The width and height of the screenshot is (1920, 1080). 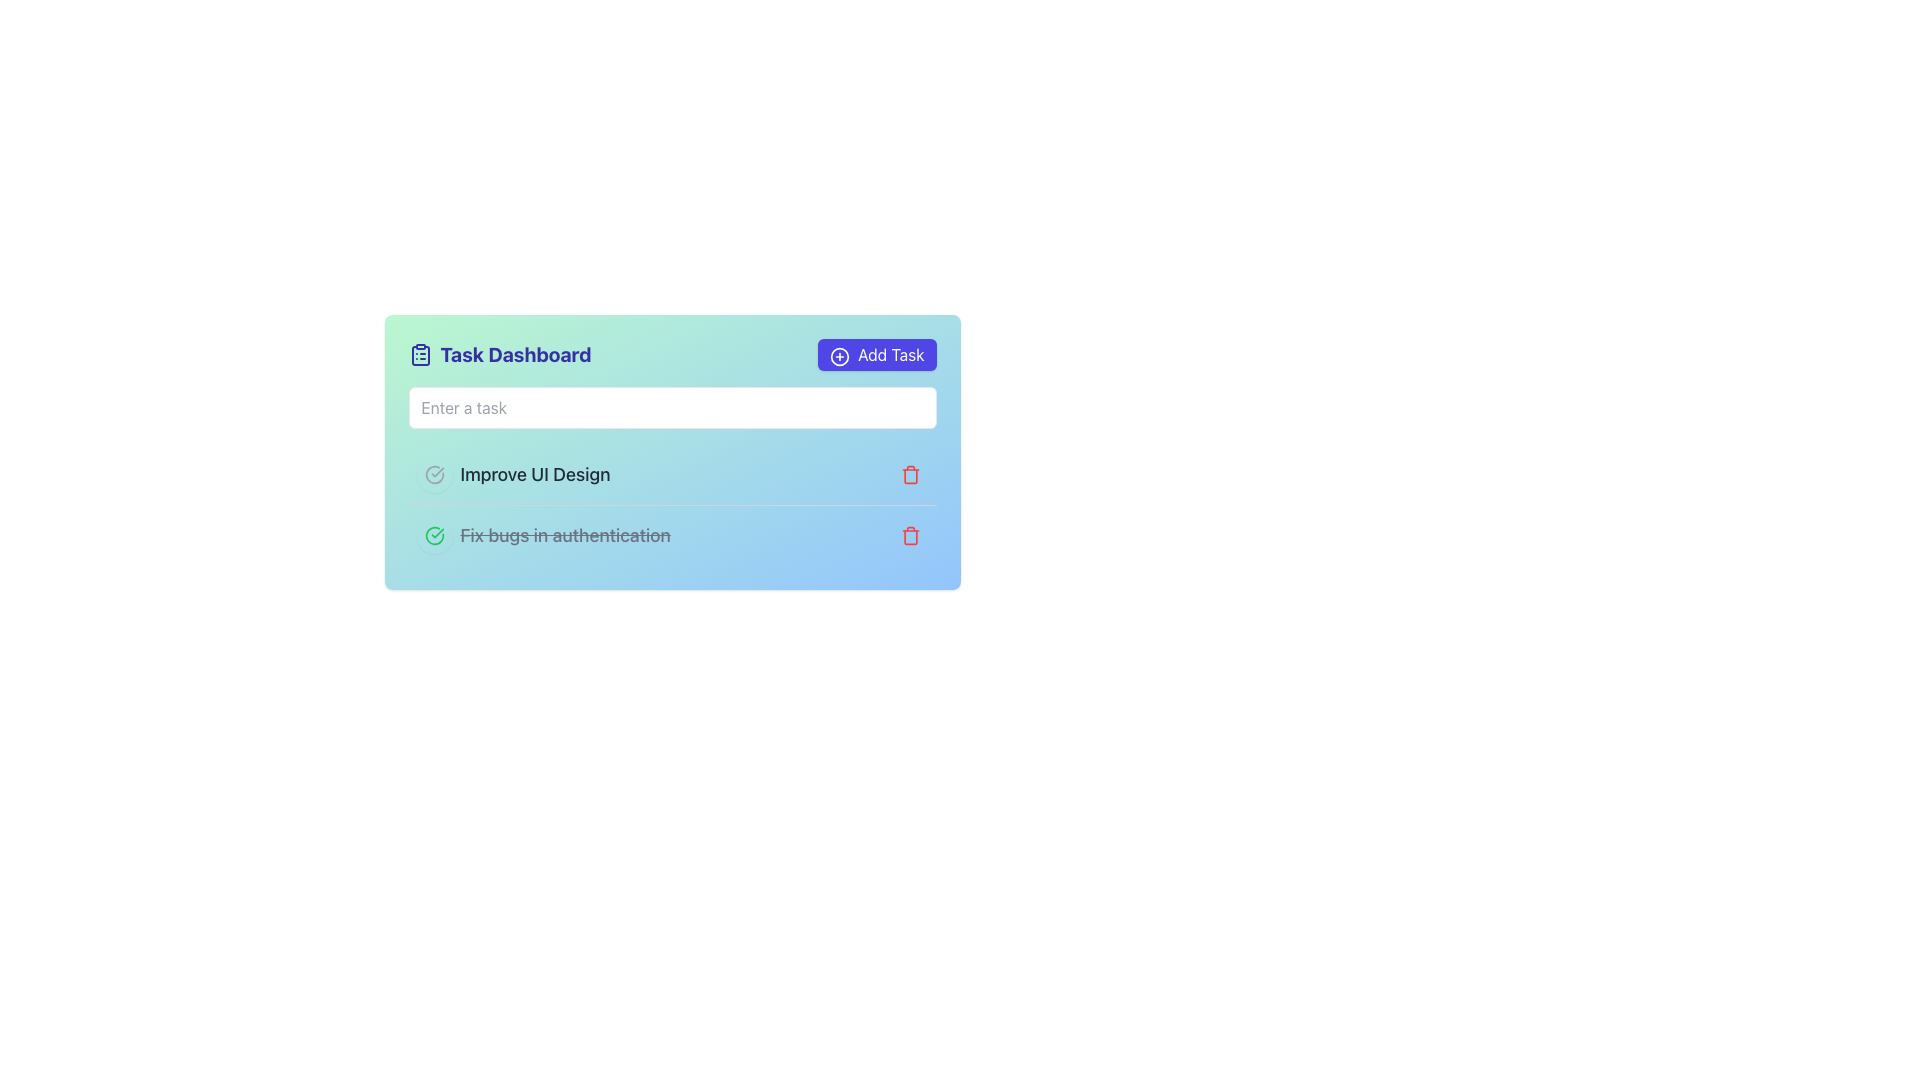 I want to click on the 'Add Task' button located at the top-right side of the 'Task Dashboard' section, so click(x=877, y=353).